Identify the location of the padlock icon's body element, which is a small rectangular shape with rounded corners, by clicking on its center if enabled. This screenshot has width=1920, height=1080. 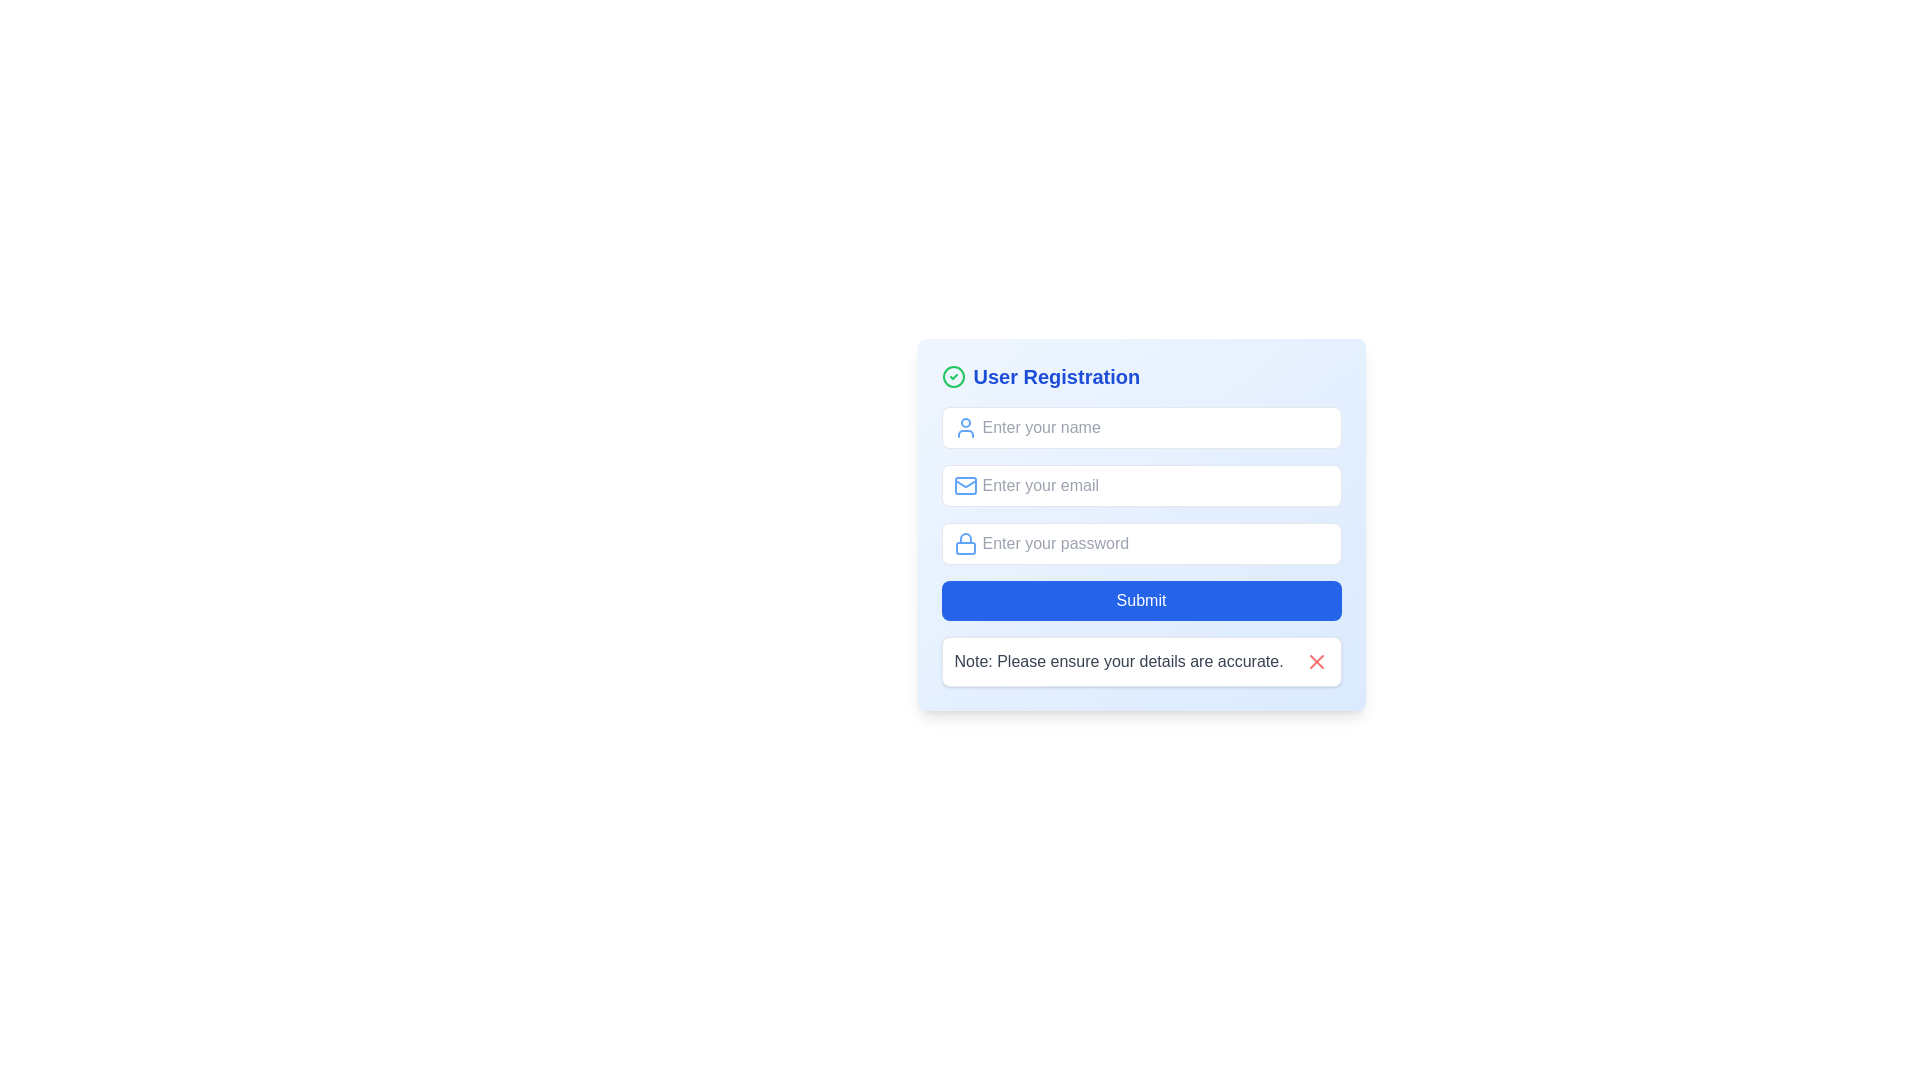
(965, 548).